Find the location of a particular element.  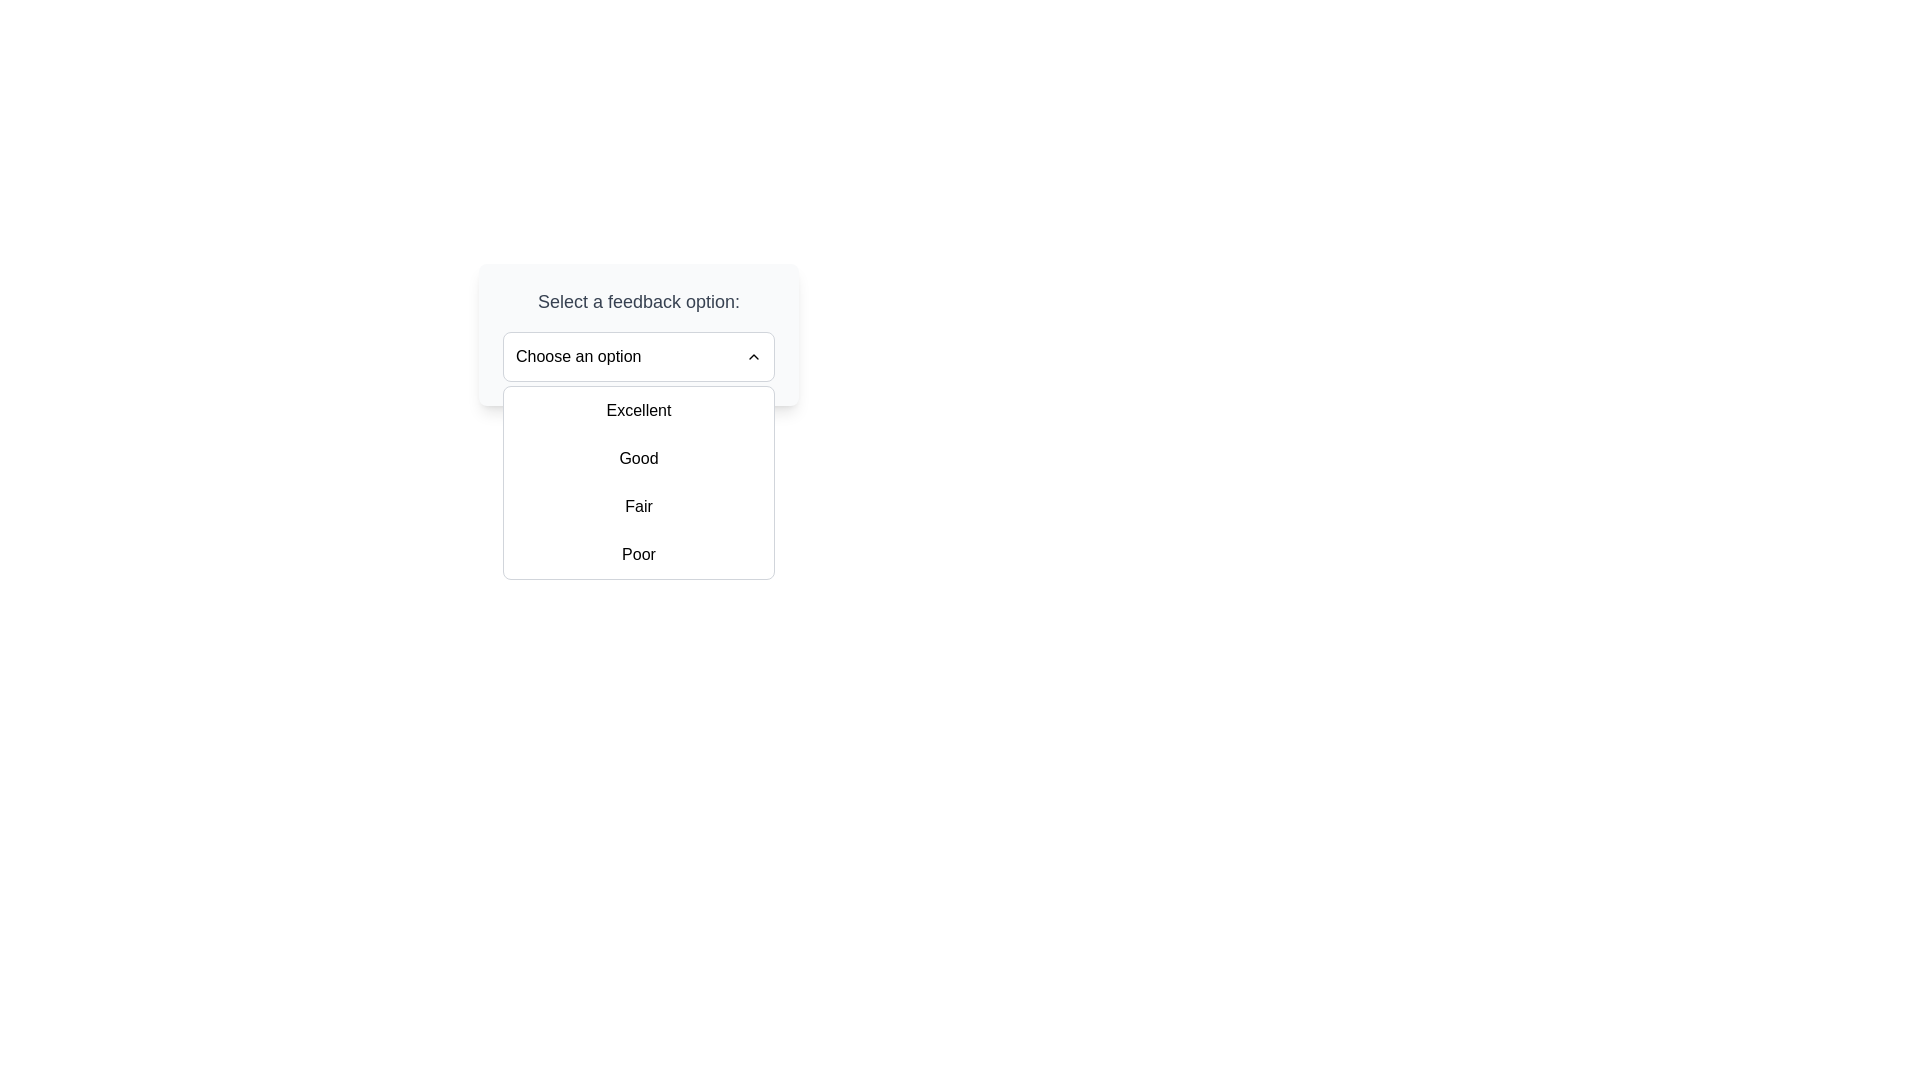

the 'Good' option in the dropdown menu, which is the second item below 'Excellent' and above 'Fair' is located at coordinates (637, 459).